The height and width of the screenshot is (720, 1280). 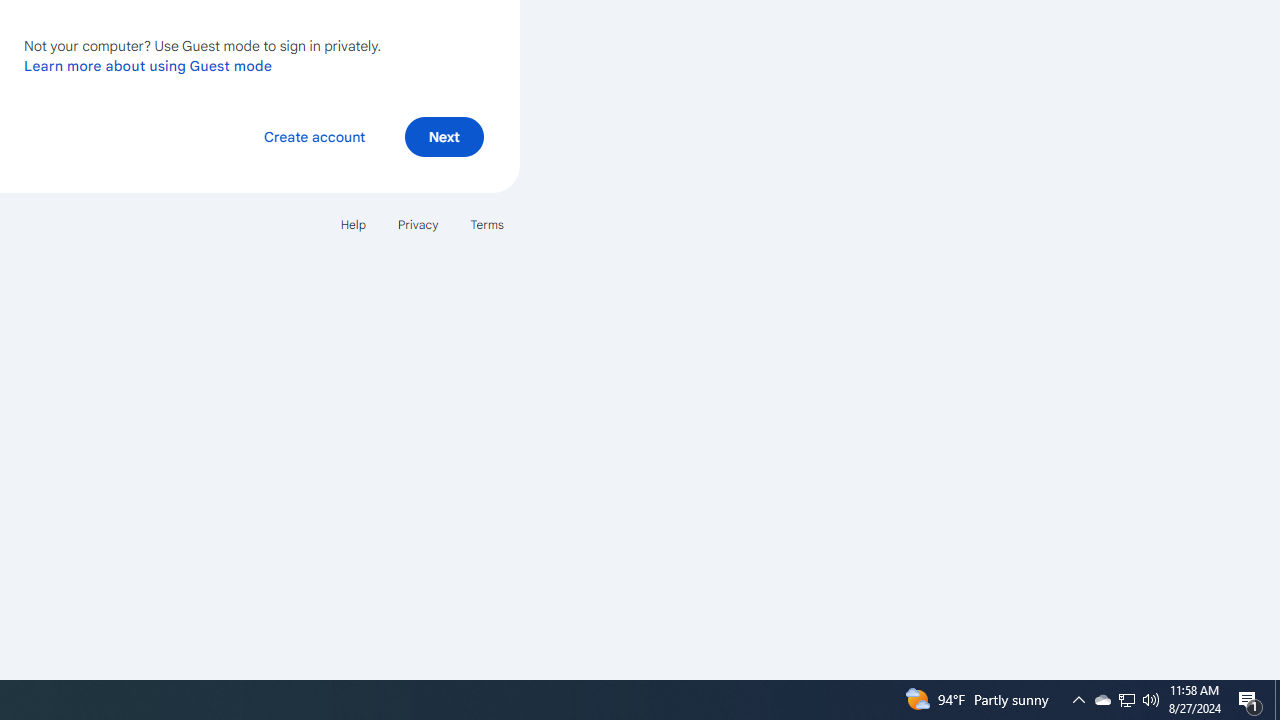 I want to click on 'Privacy', so click(x=416, y=224).